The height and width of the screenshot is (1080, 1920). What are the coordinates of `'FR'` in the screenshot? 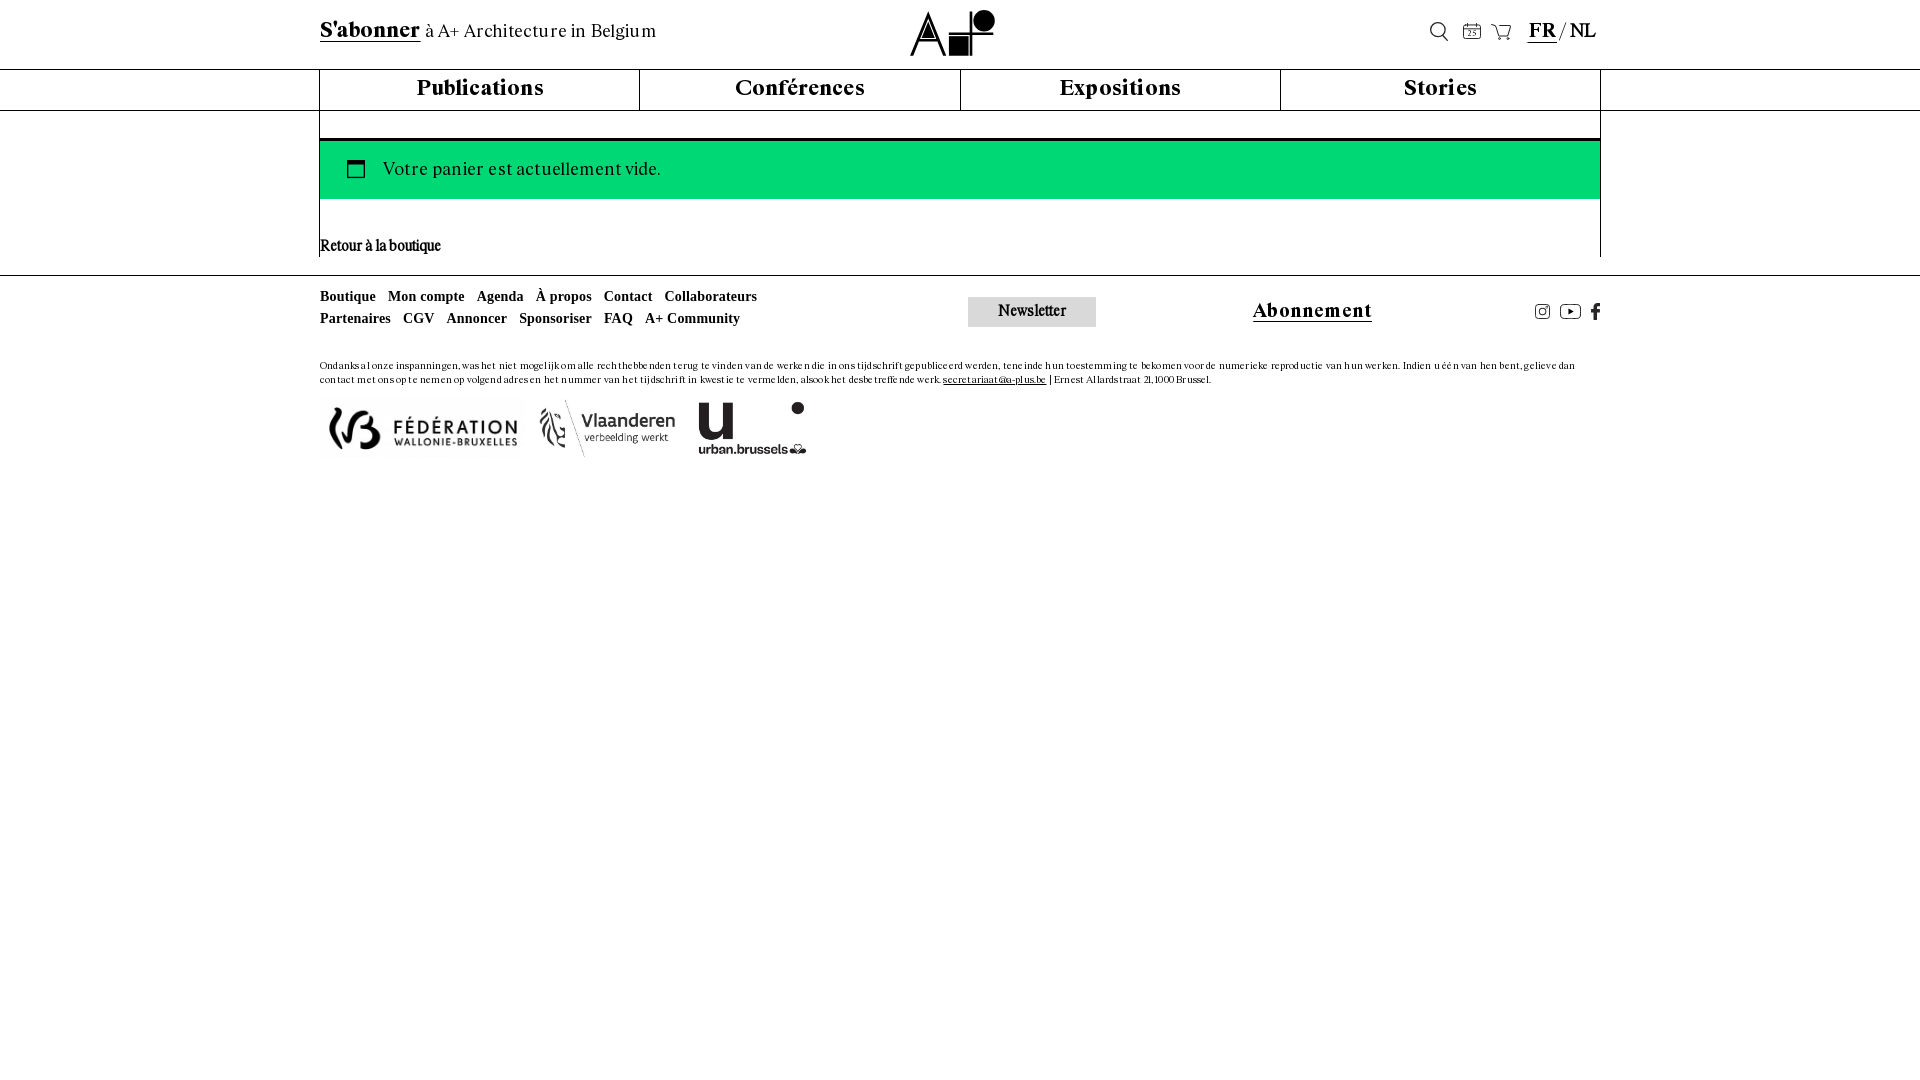 It's located at (1525, 32).